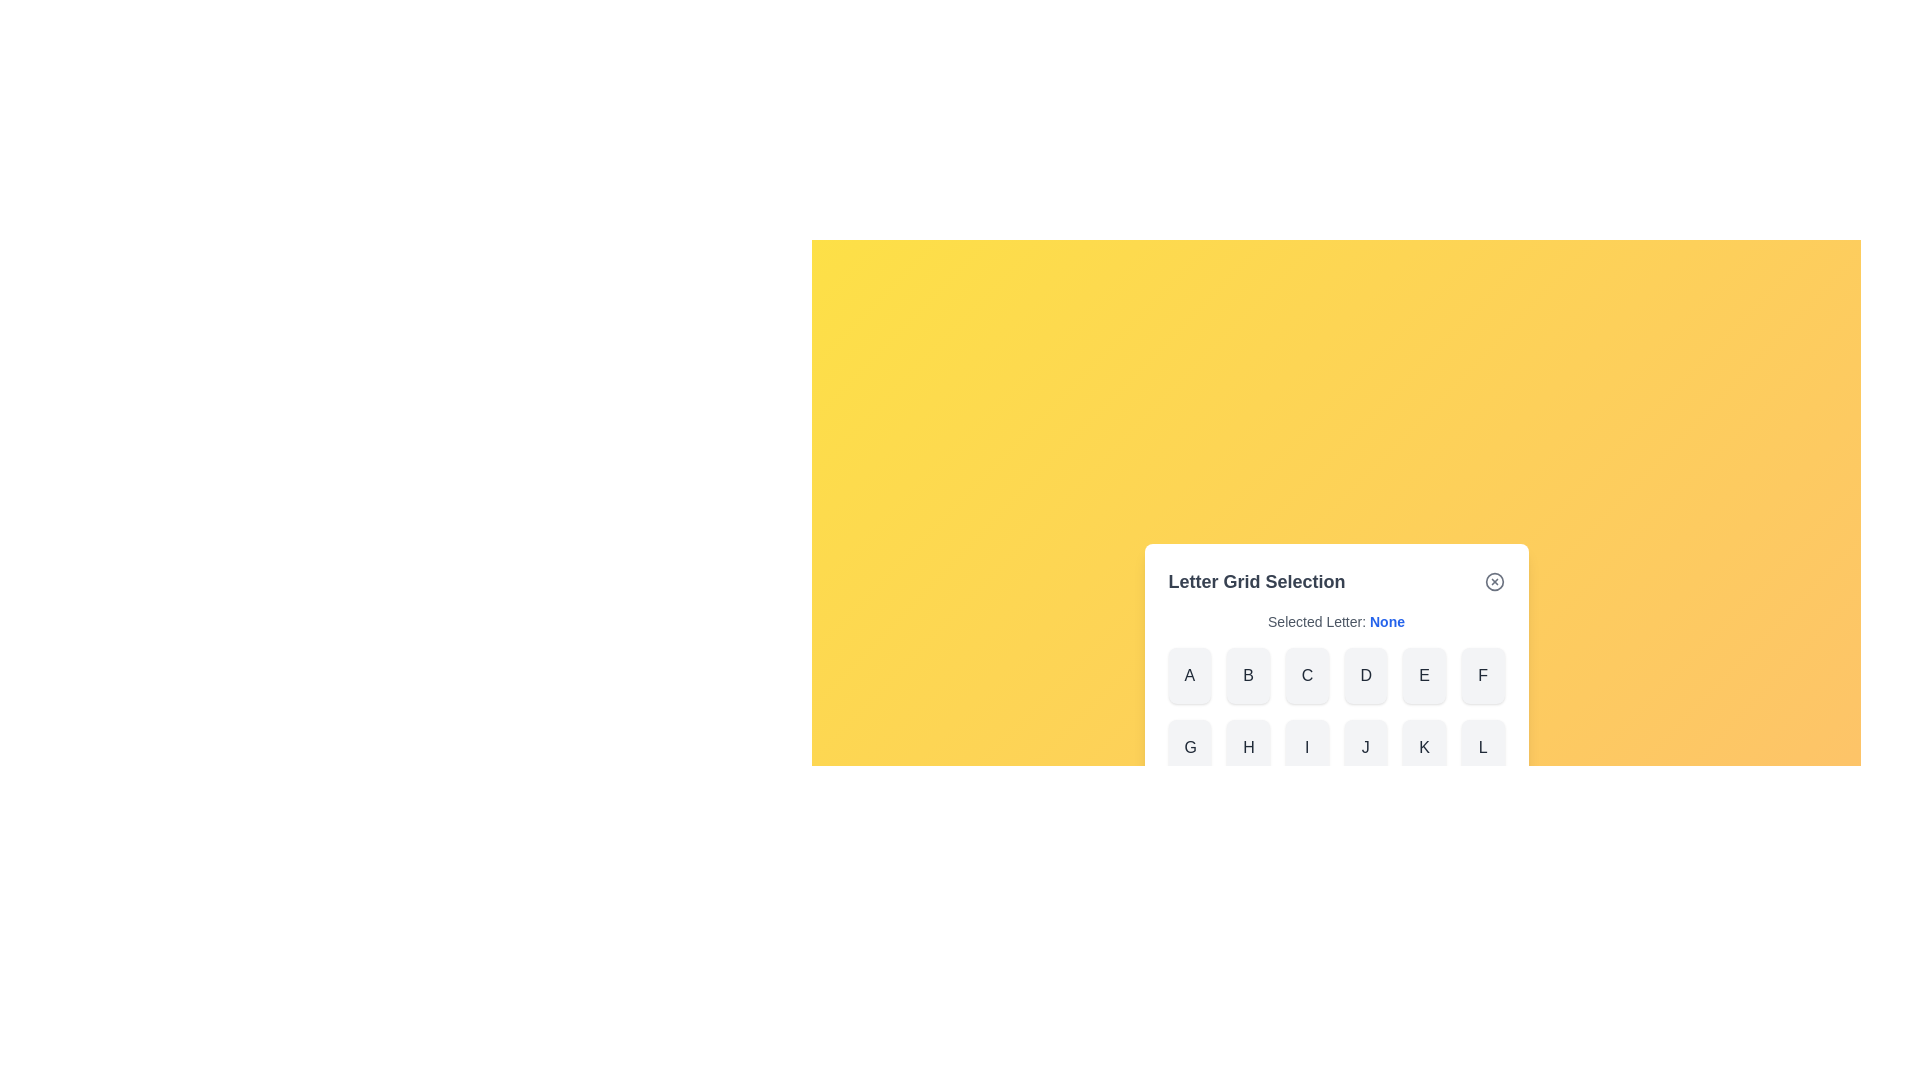 The image size is (1920, 1080). Describe the element at coordinates (1247, 675) in the screenshot. I see `the letter B from the grid` at that location.